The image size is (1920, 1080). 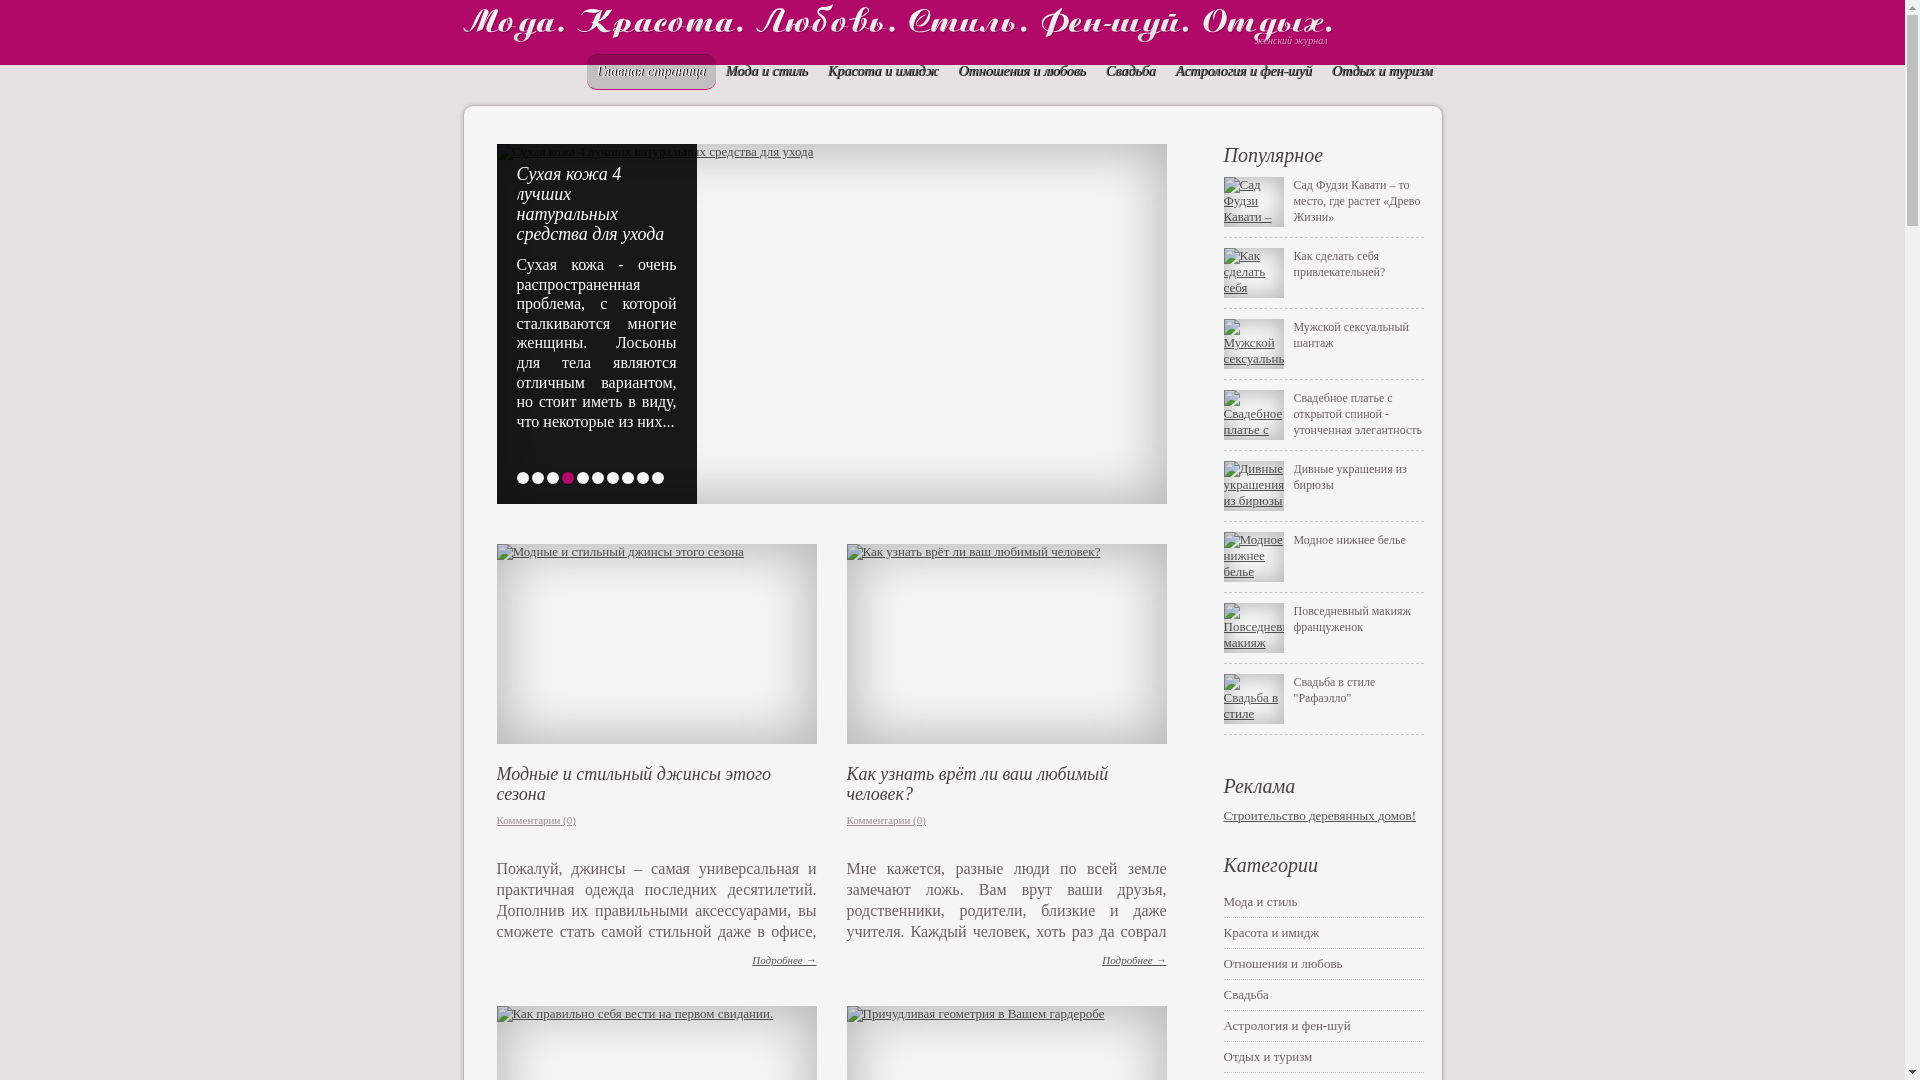 What do you see at coordinates (657, 478) in the screenshot?
I see `'10'` at bounding box center [657, 478].